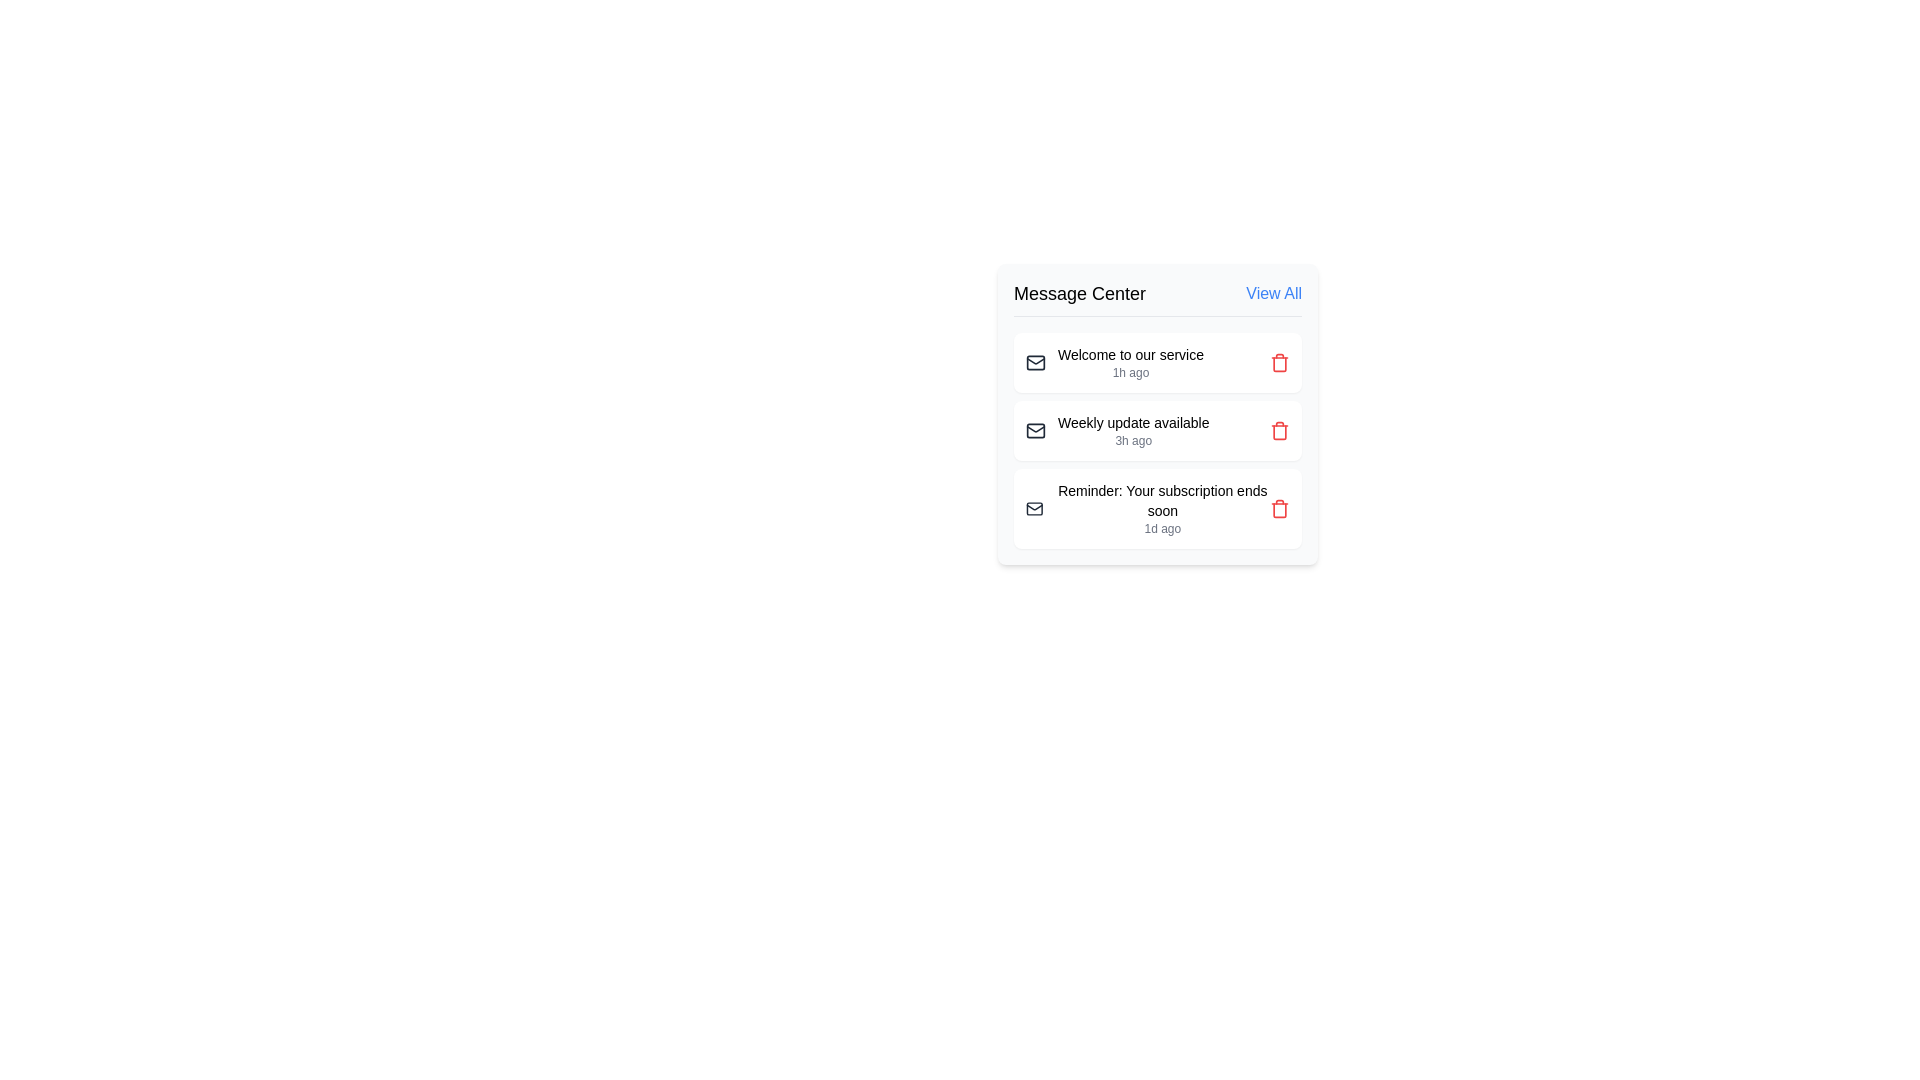 Image resolution: width=1920 pixels, height=1080 pixels. What do you see at coordinates (1113, 362) in the screenshot?
I see `the first notification list item below the 'Message Center' header` at bounding box center [1113, 362].